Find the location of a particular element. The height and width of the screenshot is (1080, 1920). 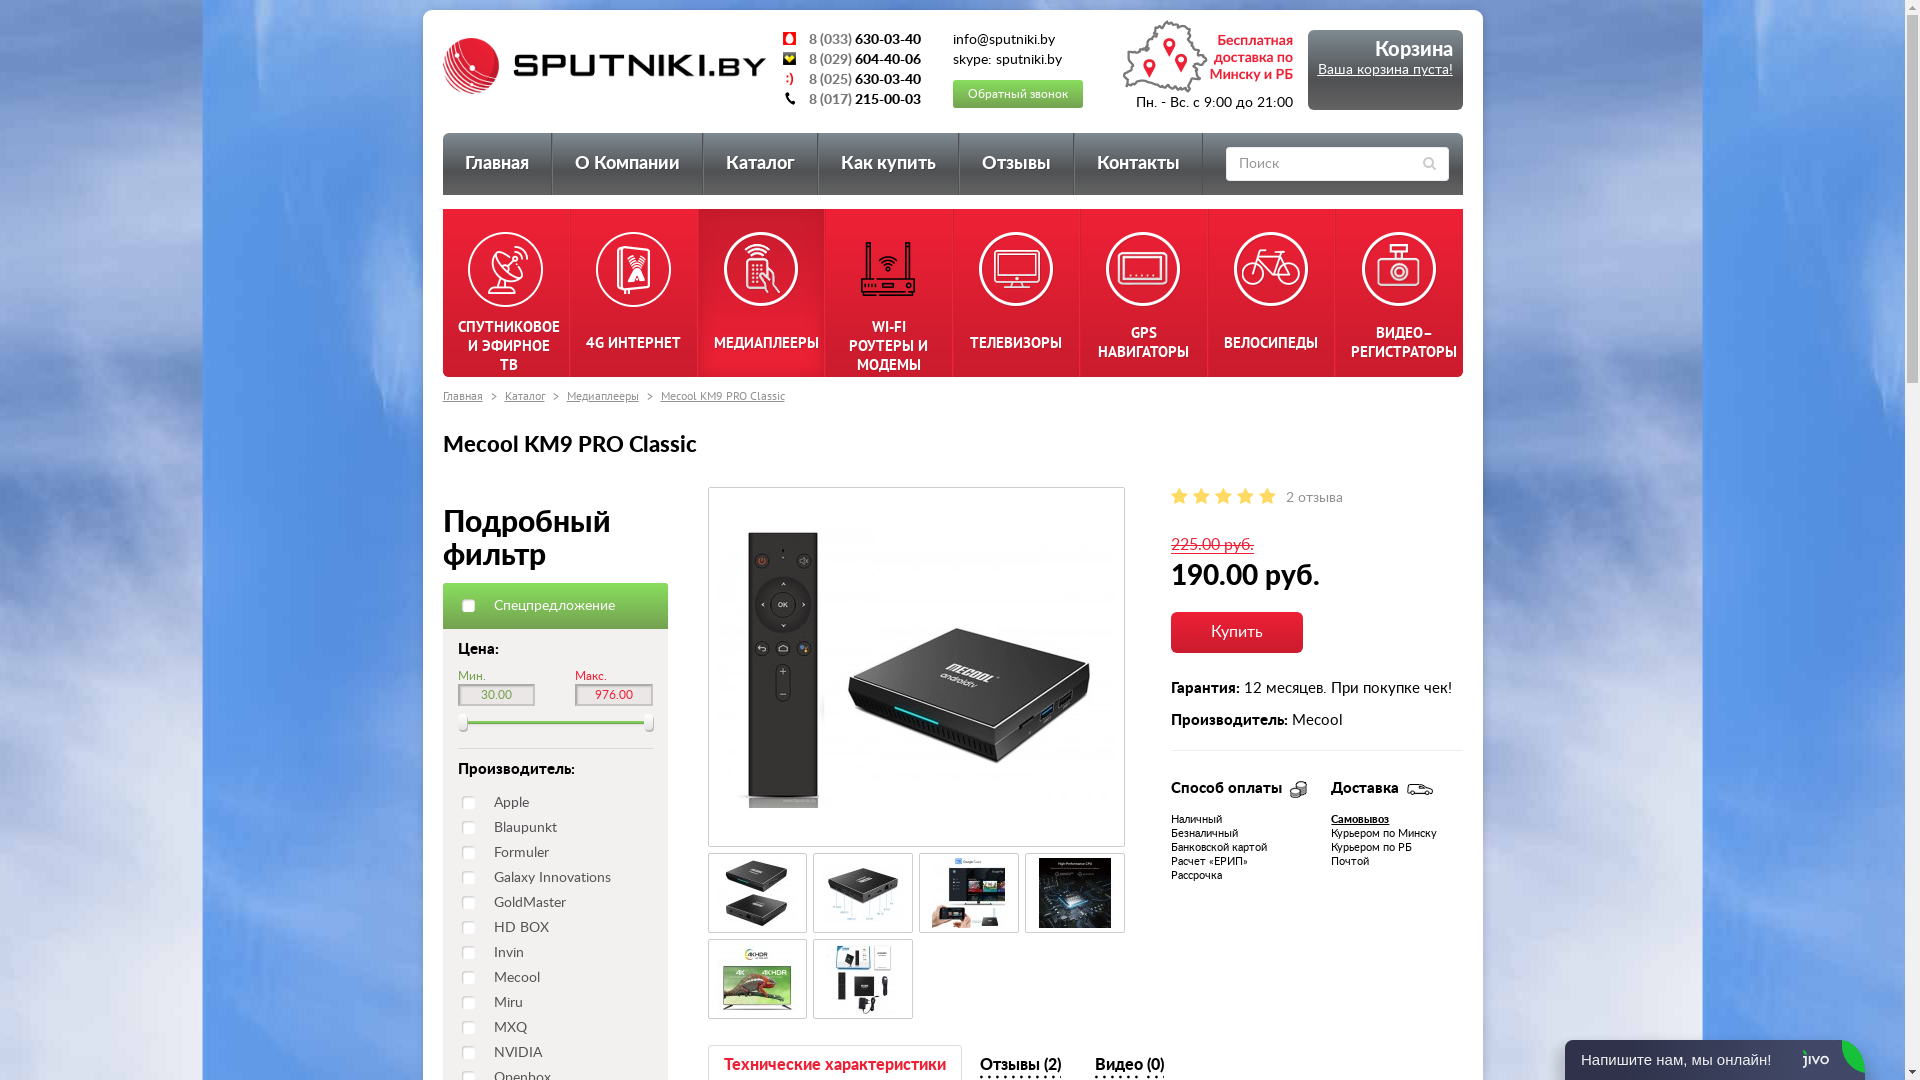

'Mecool KM9 PRO Classic' is located at coordinates (756, 892).